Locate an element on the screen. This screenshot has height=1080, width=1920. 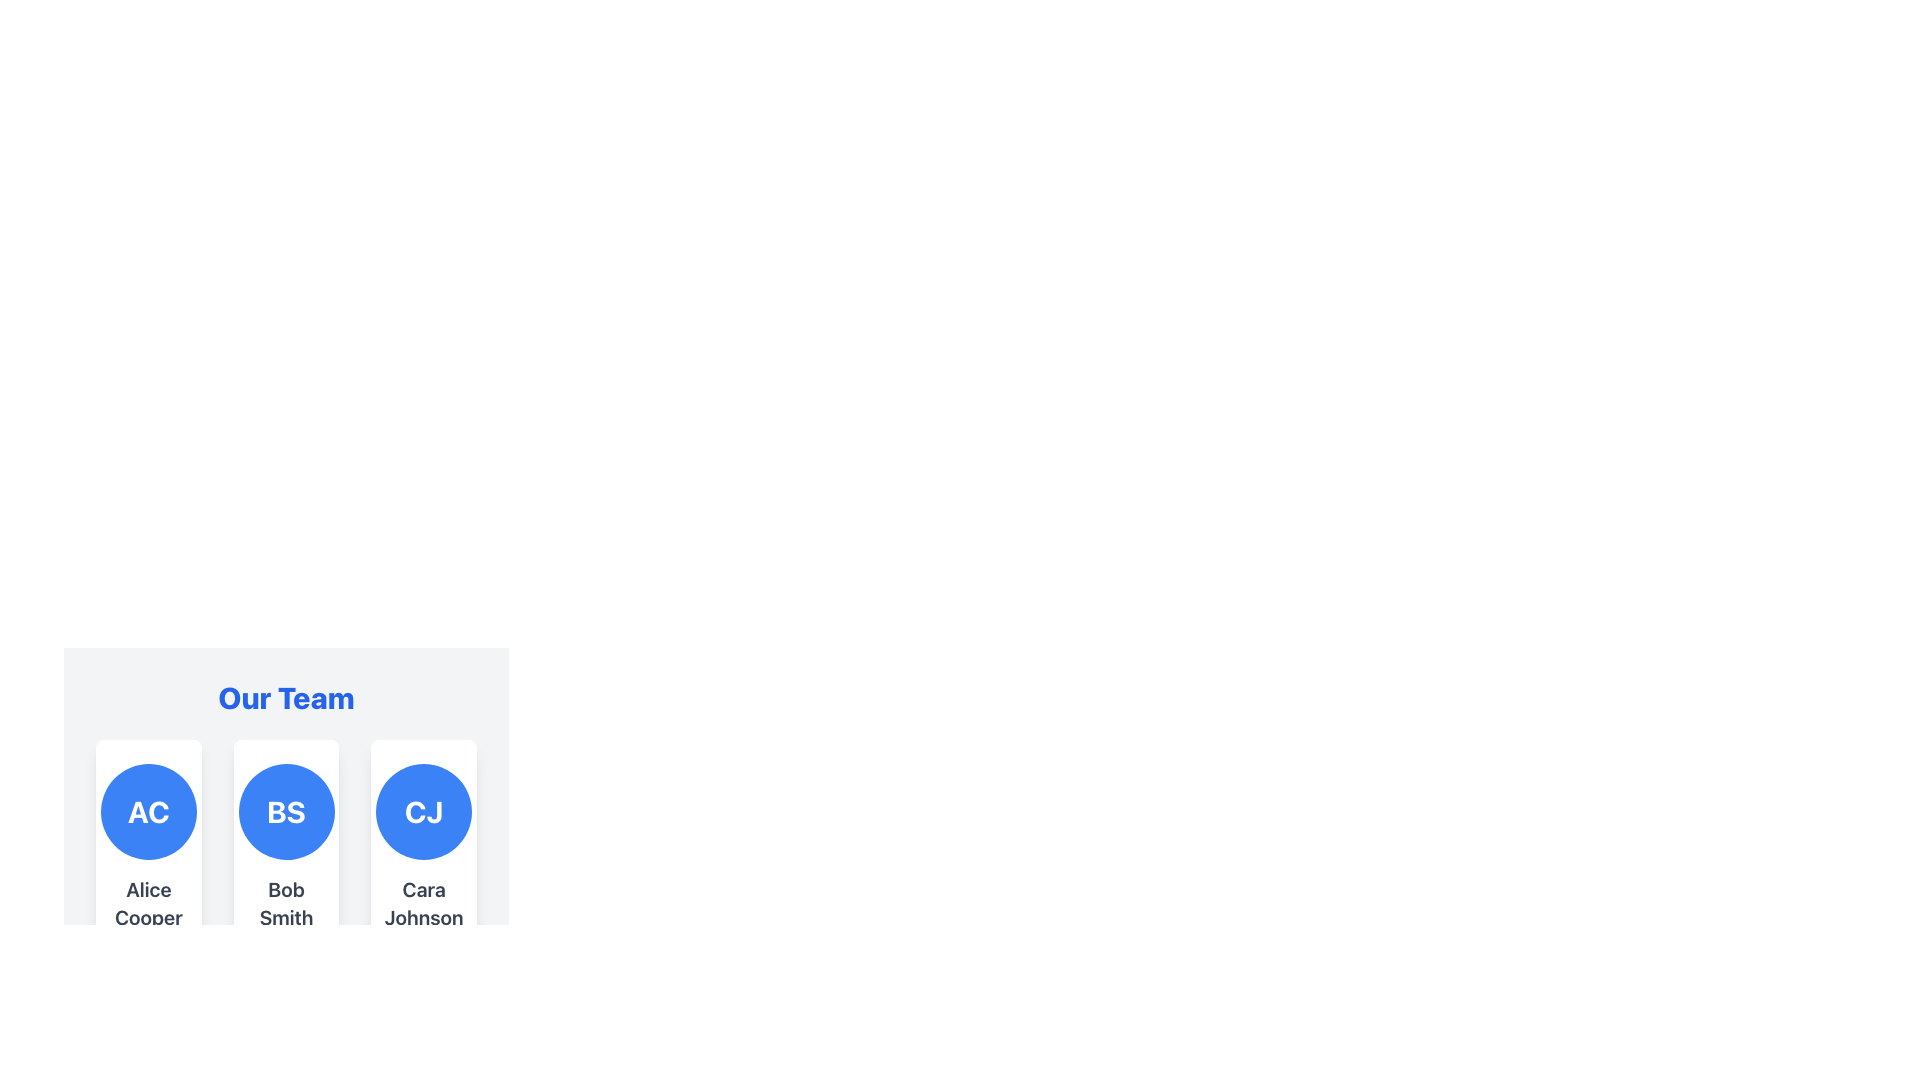
the text '(555) 987-6543' from the Text Label element that is styled with a clean, sans-serif font and positioned centrally below the main content is located at coordinates (289, 1039).